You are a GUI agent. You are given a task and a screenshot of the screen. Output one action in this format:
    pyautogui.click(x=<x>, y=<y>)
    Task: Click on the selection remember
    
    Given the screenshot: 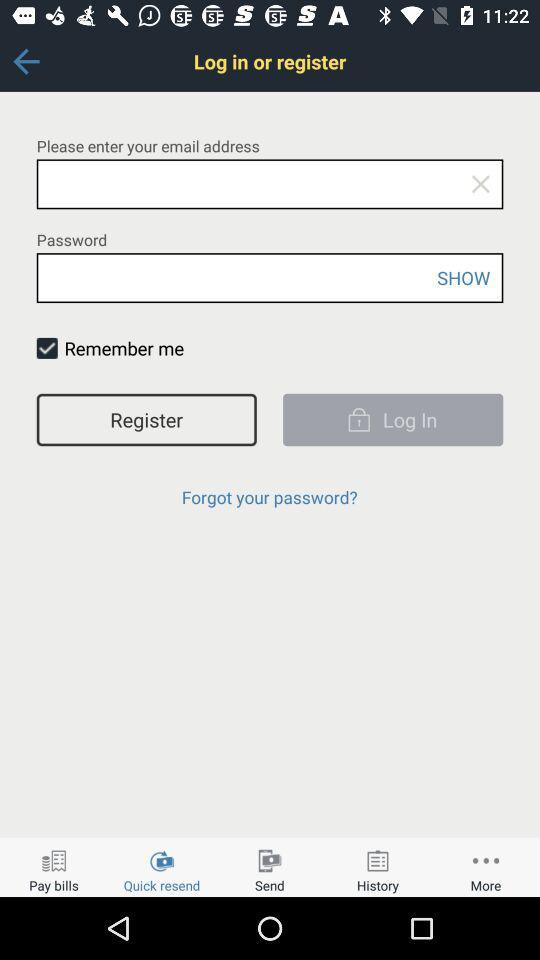 What is the action you would take?
    pyautogui.click(x=47, y=348)
    